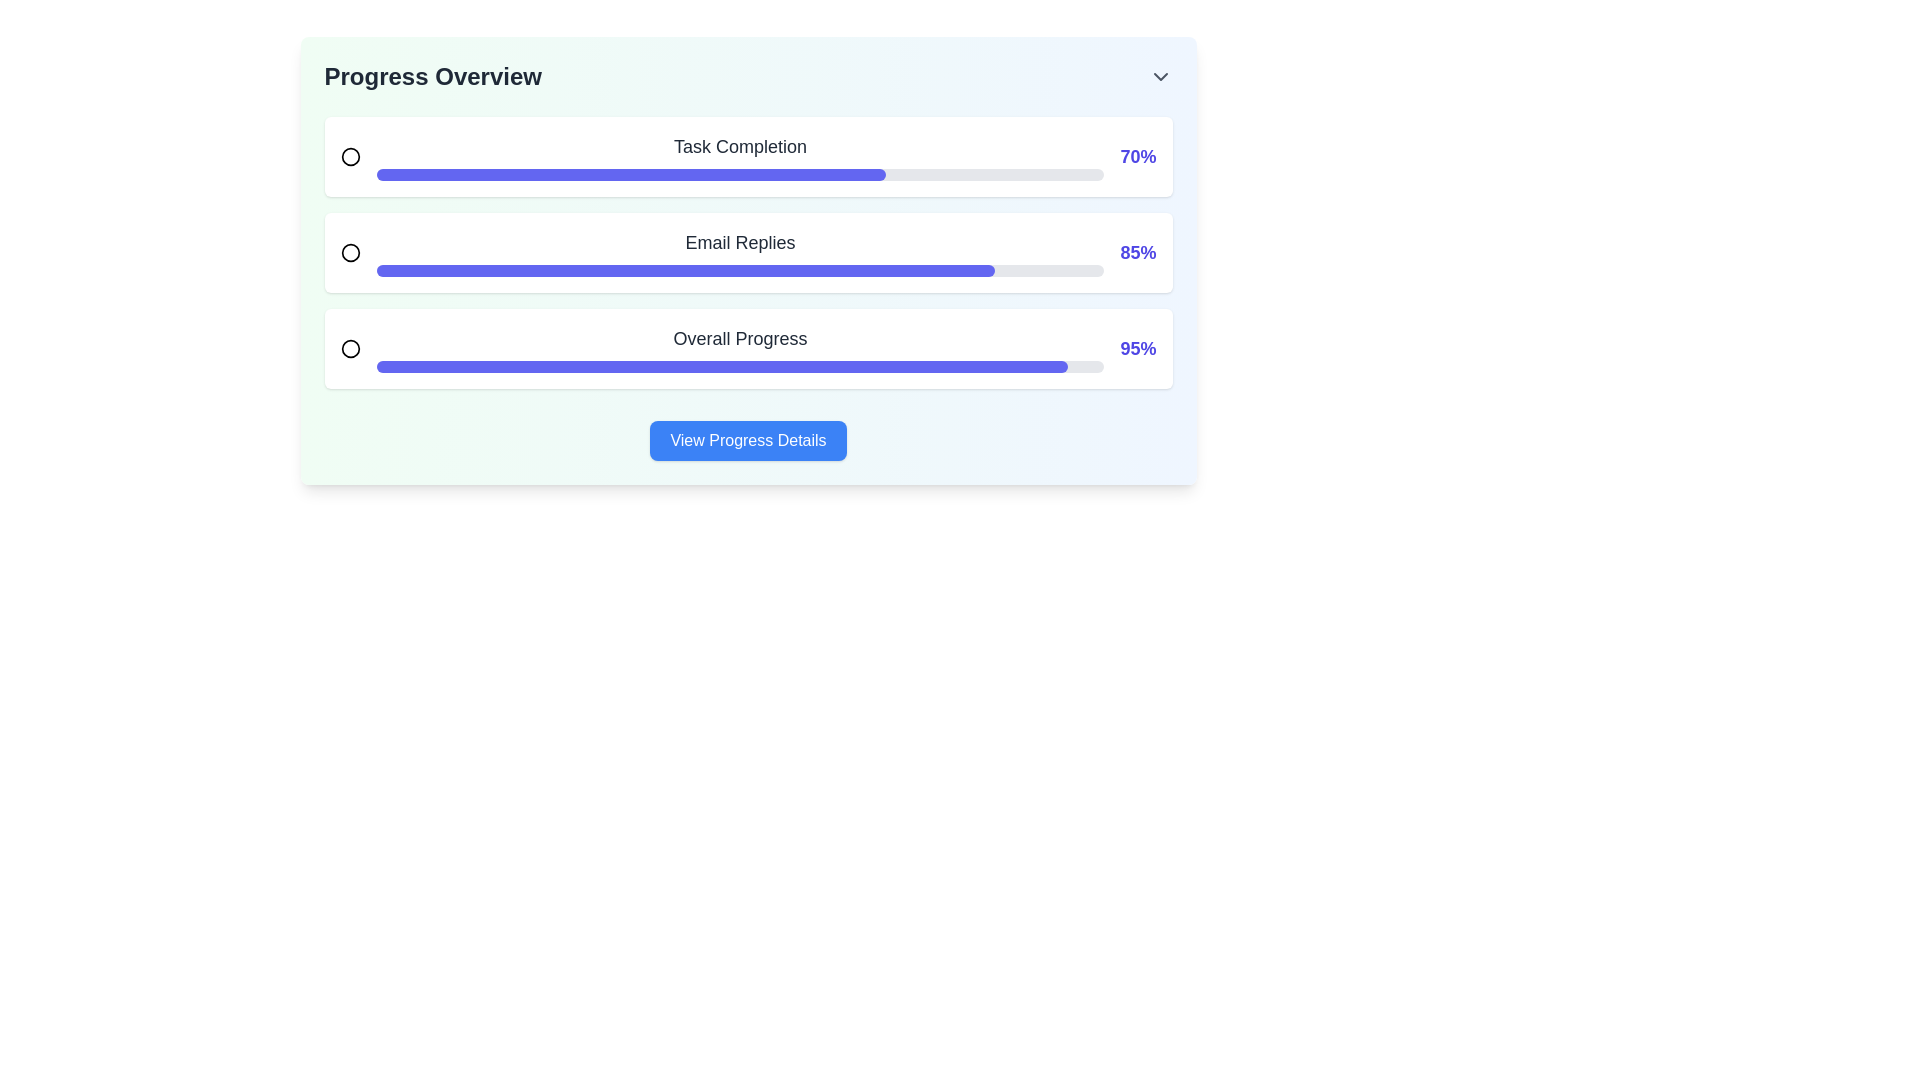 Image resolution: width=1920 pixels, height=1080 pixels. What do you see at coordinates (747, 439) in the screenshot?
I see `the button located at the bottom center of the progress information card` at bounding box center [747, 439].